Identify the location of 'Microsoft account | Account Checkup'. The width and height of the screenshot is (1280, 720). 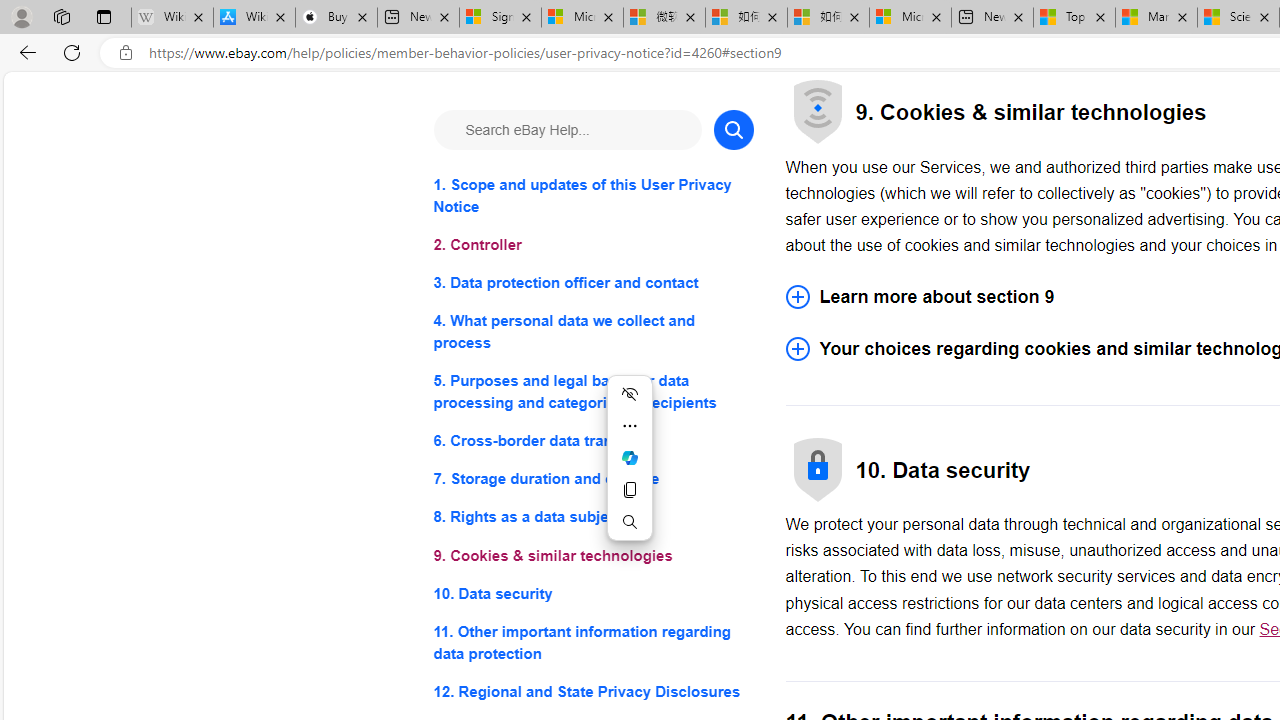
(909, 17).